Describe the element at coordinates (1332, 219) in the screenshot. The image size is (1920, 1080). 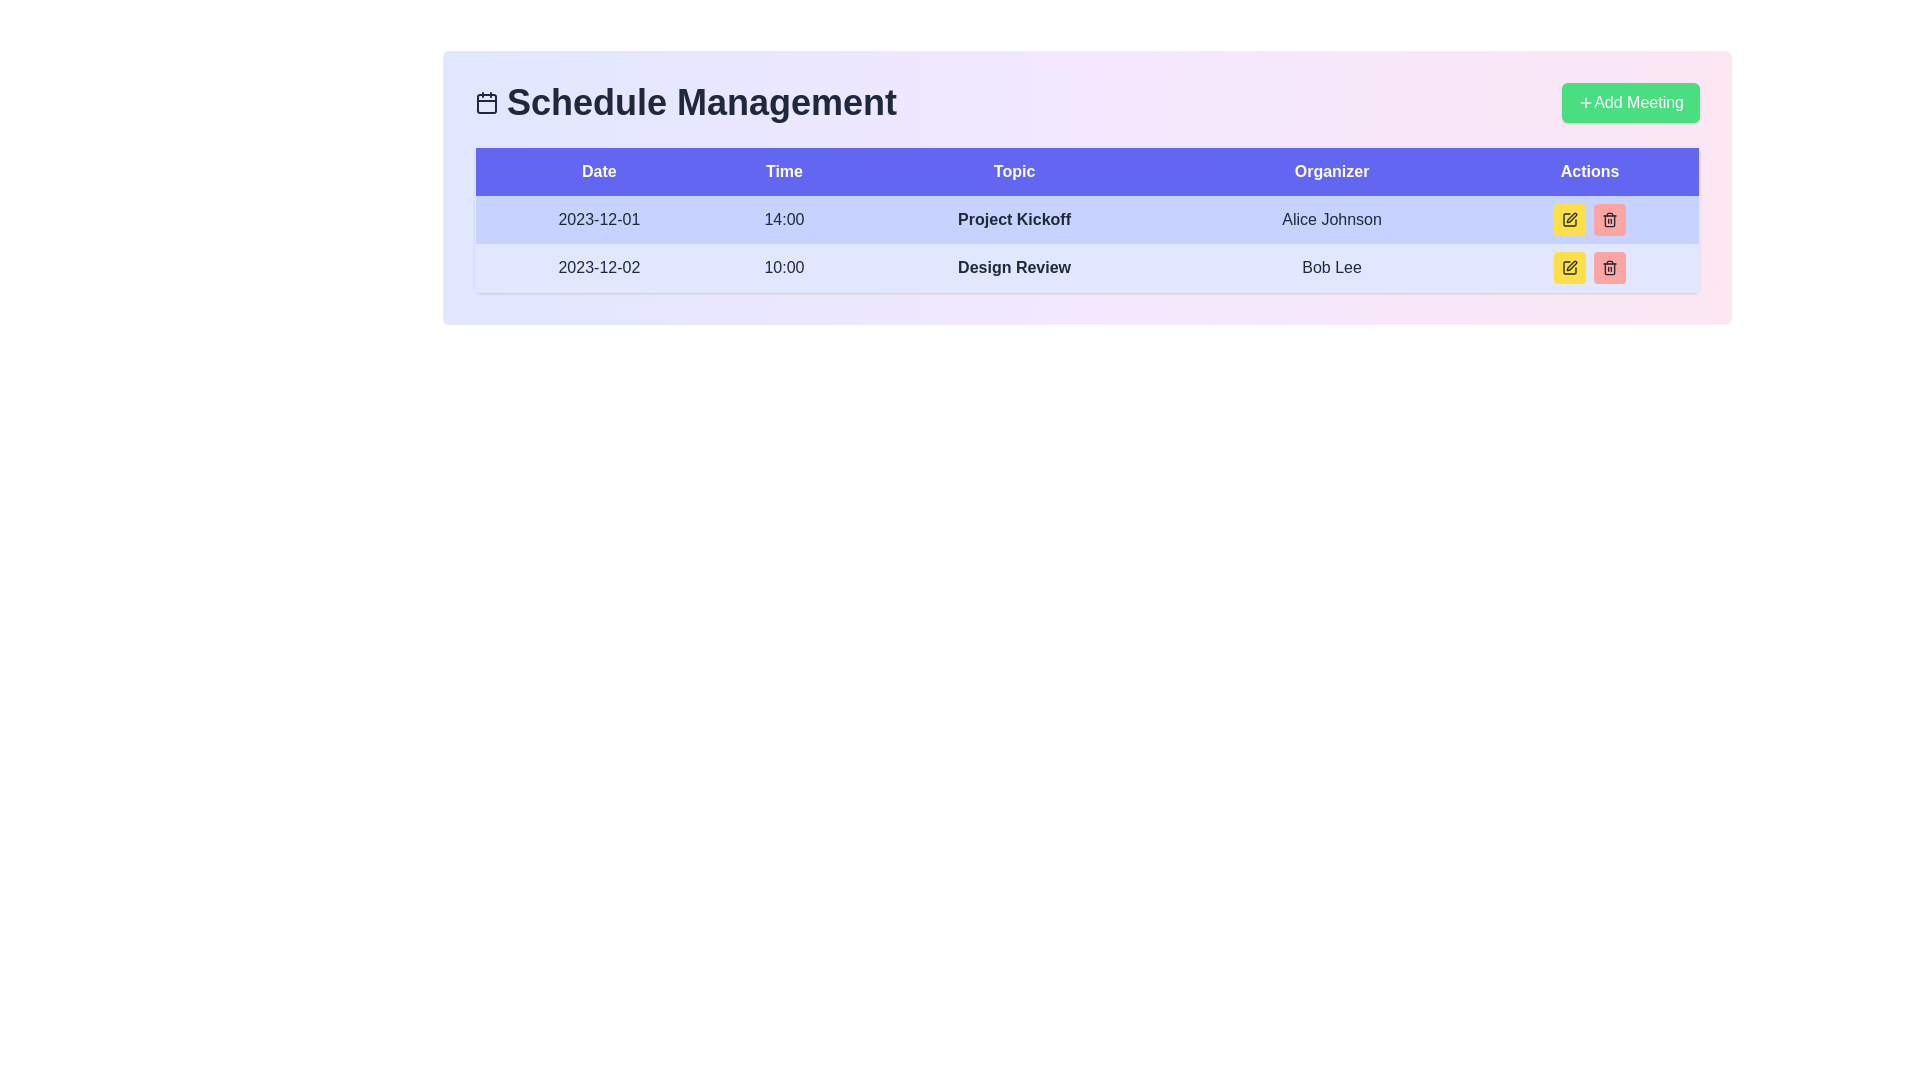
I see `the text label displaying 'Alice Johnson' in the Organizer column of the Project Kickoff topic` at that location.